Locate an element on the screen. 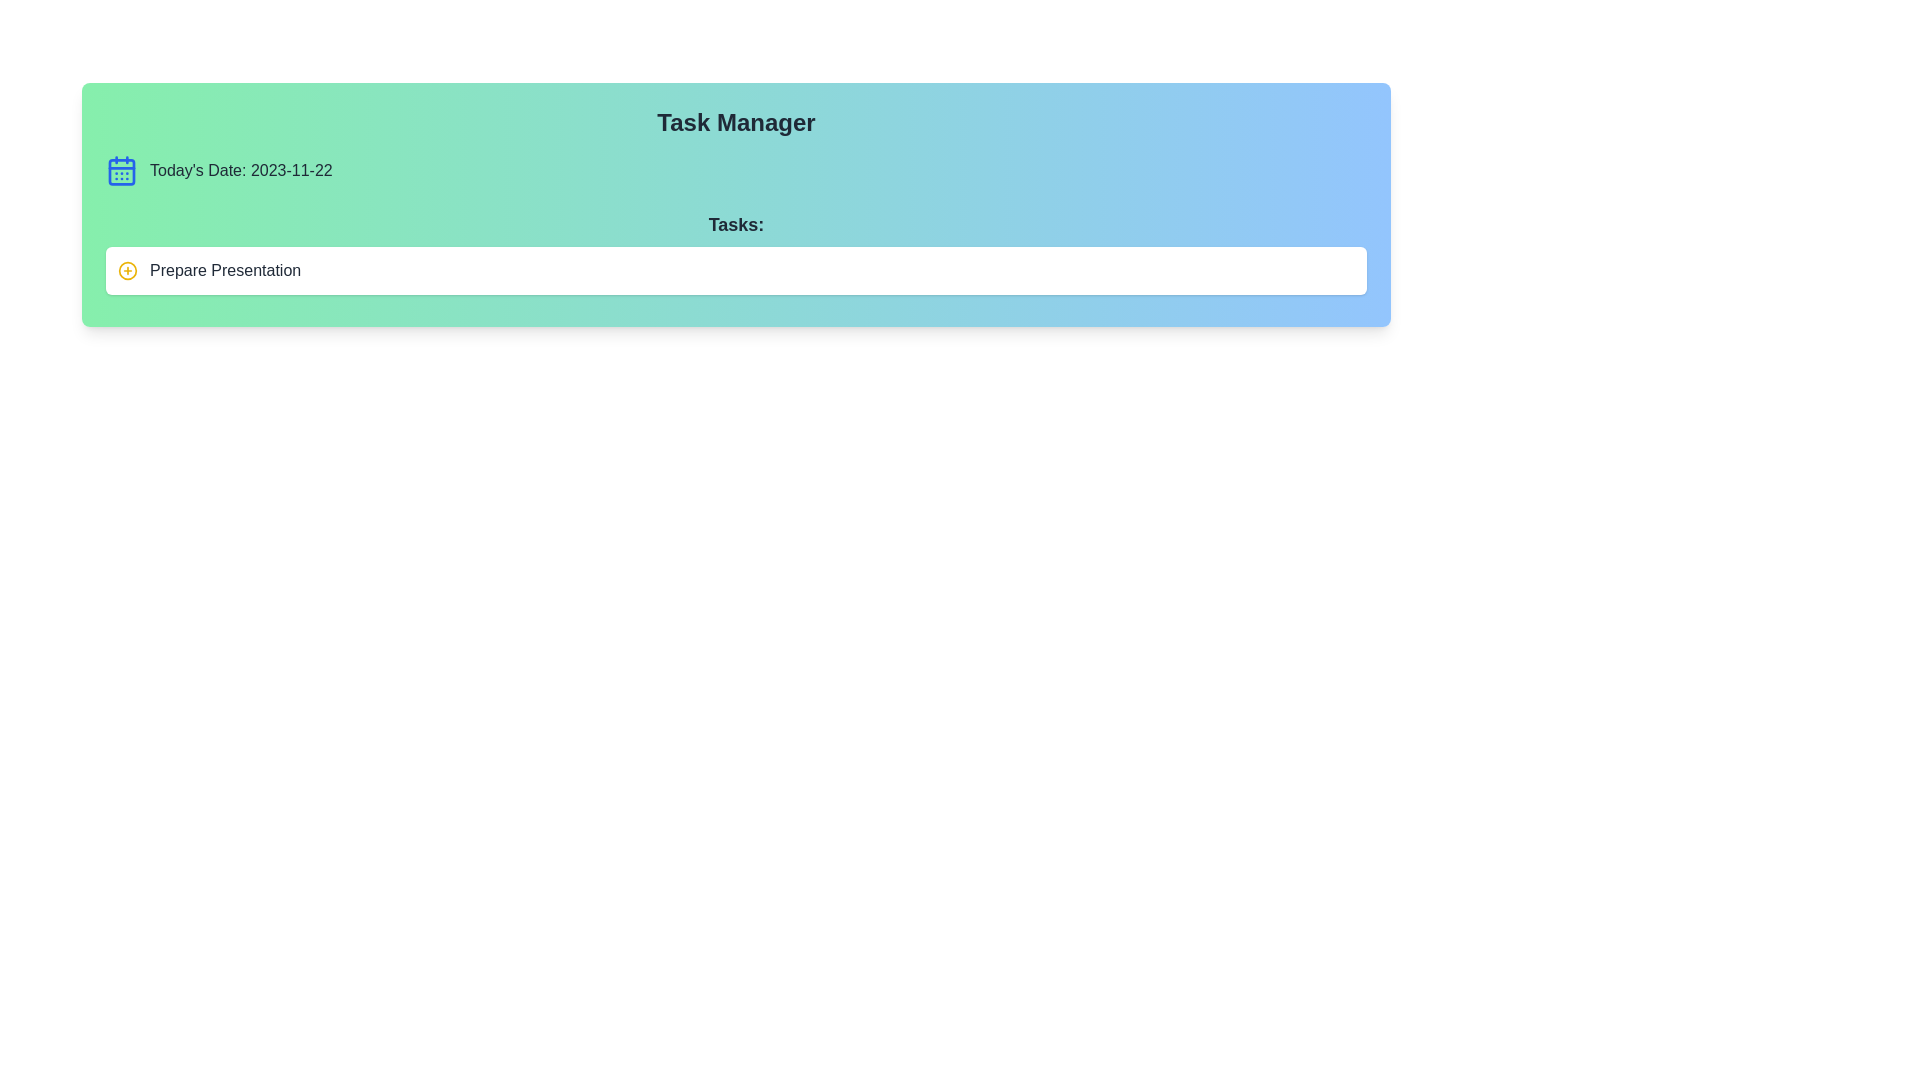  the main section of the calendar icon located to the left of the text 'Today's Date: 2023-11-22' is located at coordinates (120, 171).